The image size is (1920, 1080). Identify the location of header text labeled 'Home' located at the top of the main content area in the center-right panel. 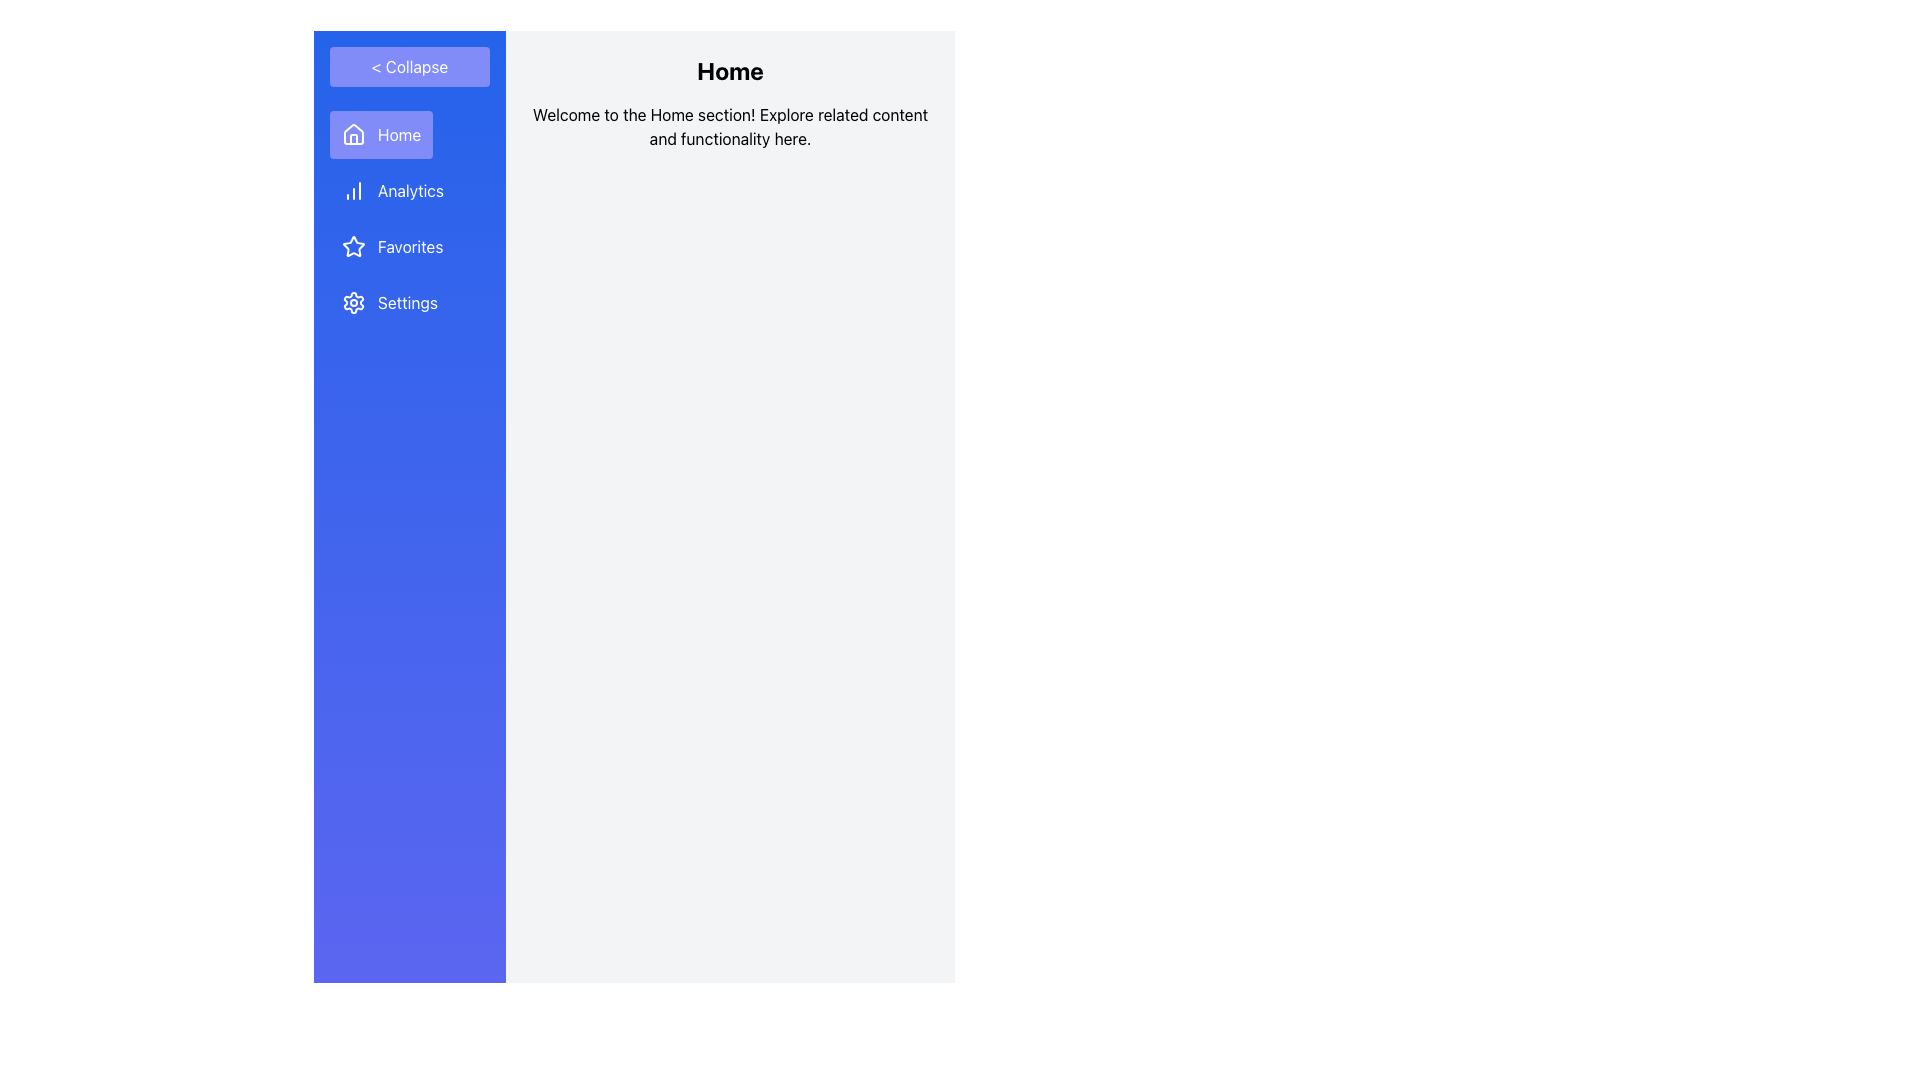
(729, 69).